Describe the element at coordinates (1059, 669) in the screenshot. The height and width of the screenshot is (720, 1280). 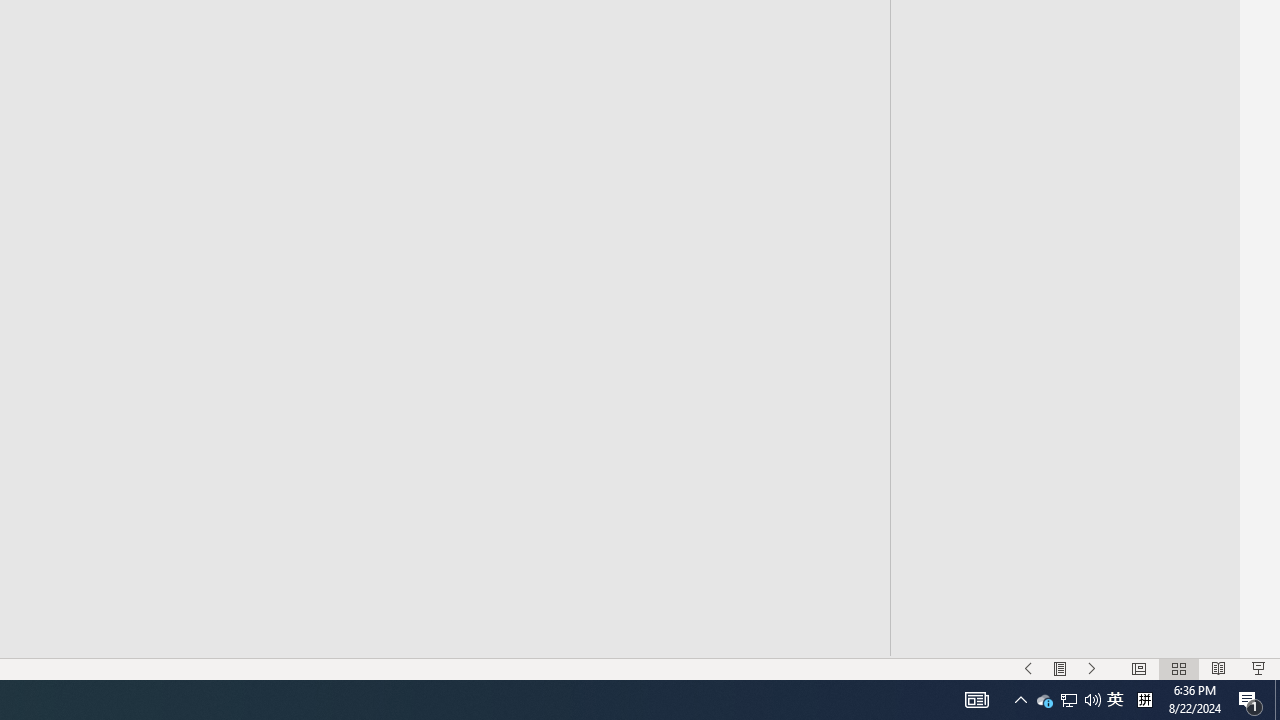
I see `'Menu On'` at that location.